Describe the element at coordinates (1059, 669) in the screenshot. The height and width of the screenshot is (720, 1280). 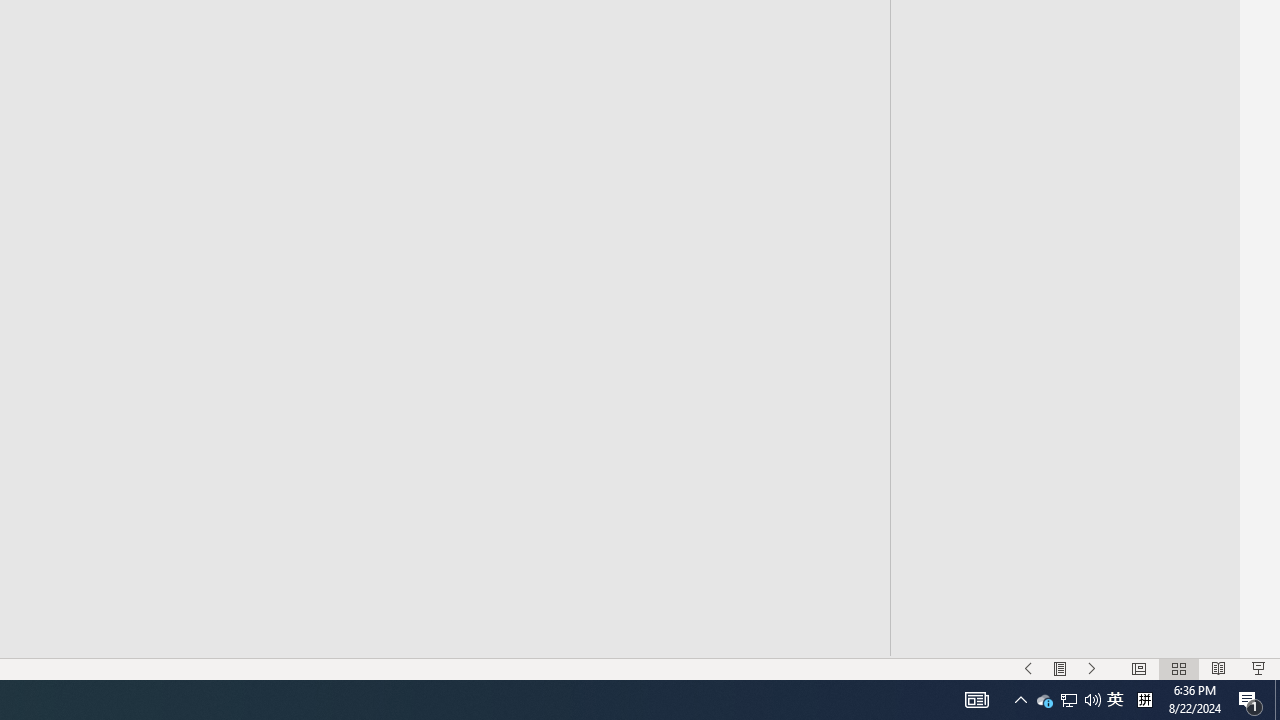
I see `'Menu On'` at that location.